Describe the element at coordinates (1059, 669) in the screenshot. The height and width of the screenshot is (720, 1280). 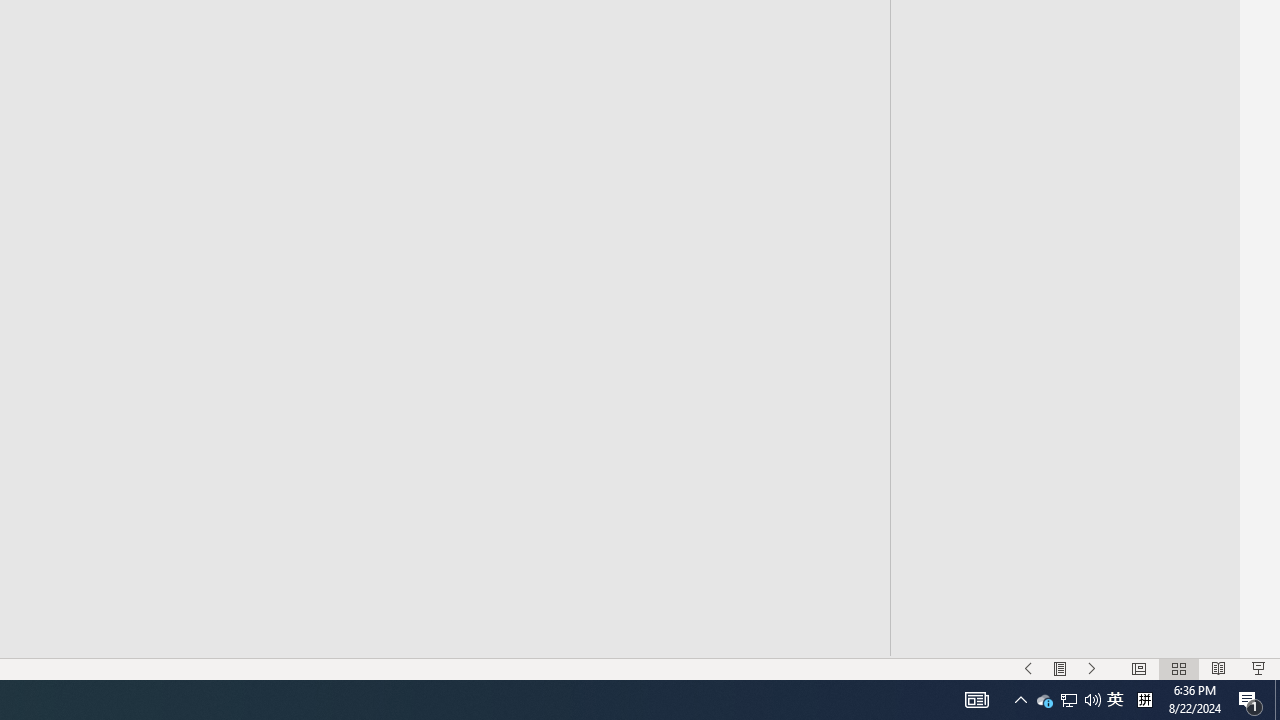
I see `'Menu On'` at that location.